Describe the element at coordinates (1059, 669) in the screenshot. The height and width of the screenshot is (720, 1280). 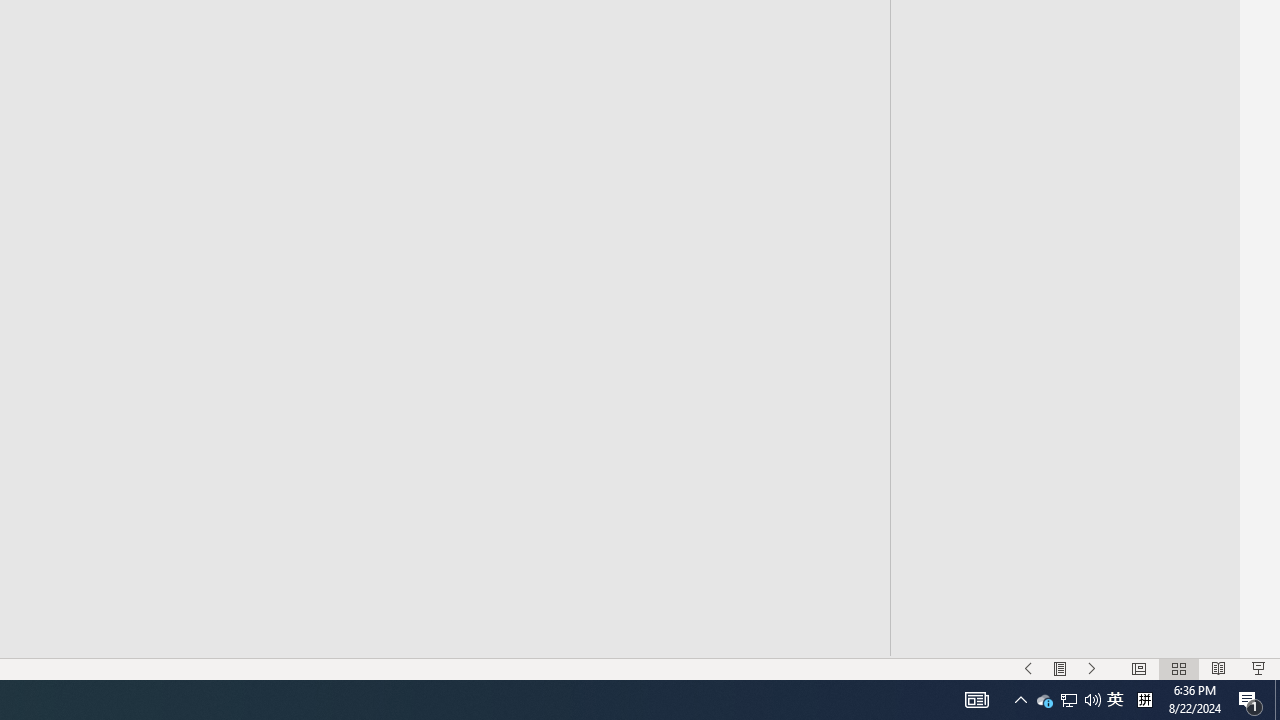
I see `'Menu On'` at that location.